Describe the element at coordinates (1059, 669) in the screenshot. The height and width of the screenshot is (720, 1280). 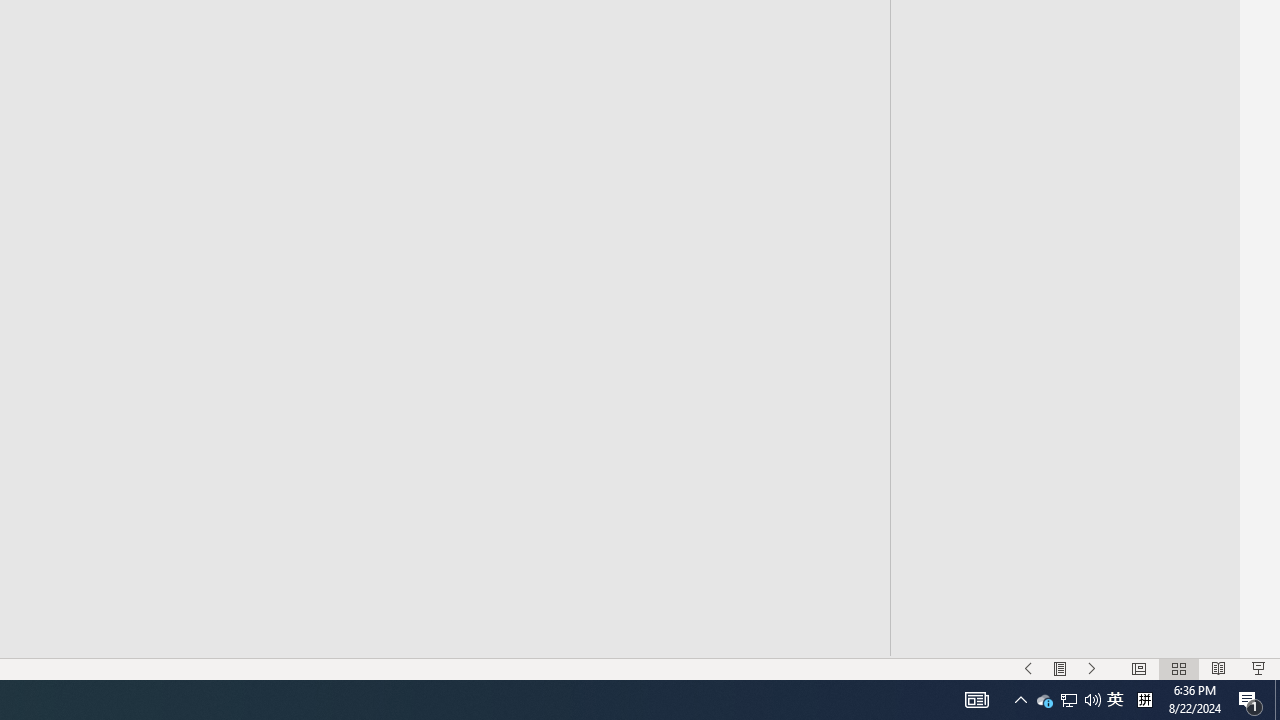
I see `'Menu On'` at that location.